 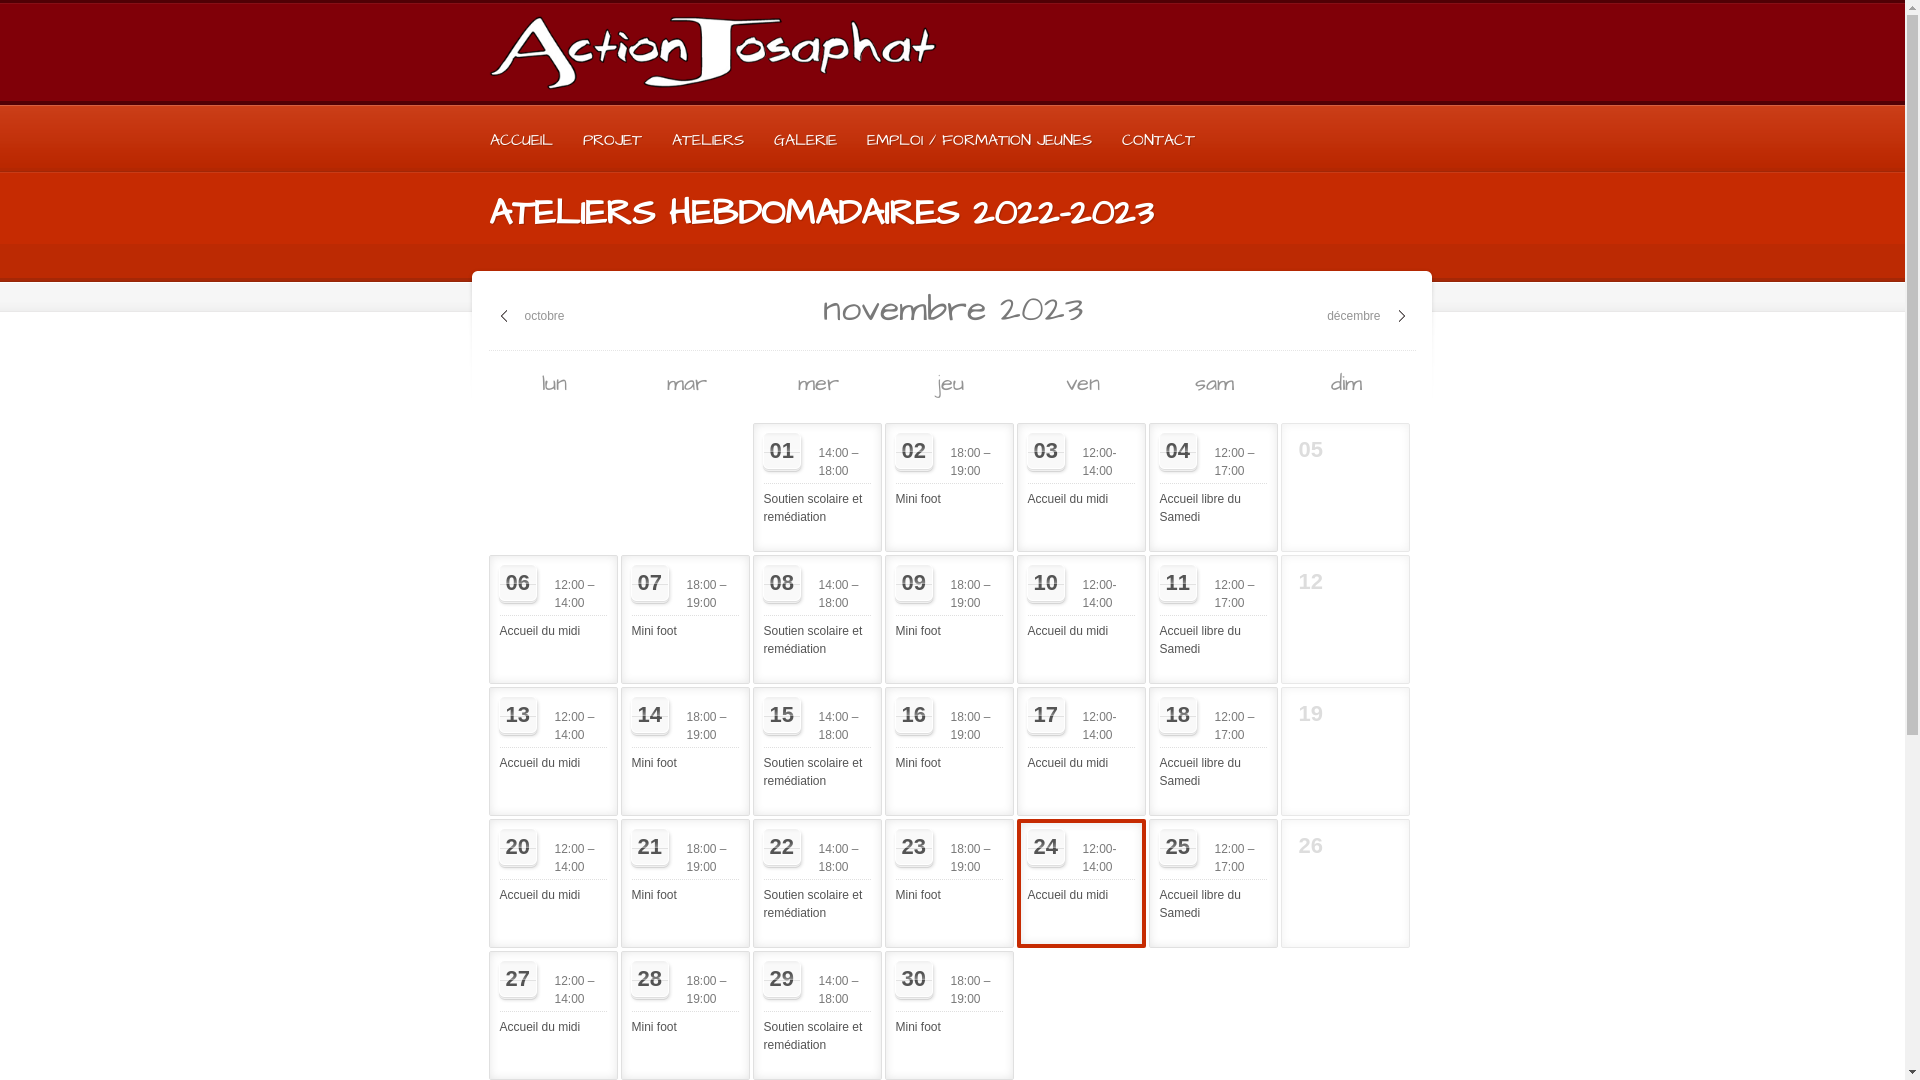 What do you see at coordinates (757, 138) in the screenshot?
I see `'GALERIE'` at bounding box center [757, 138].